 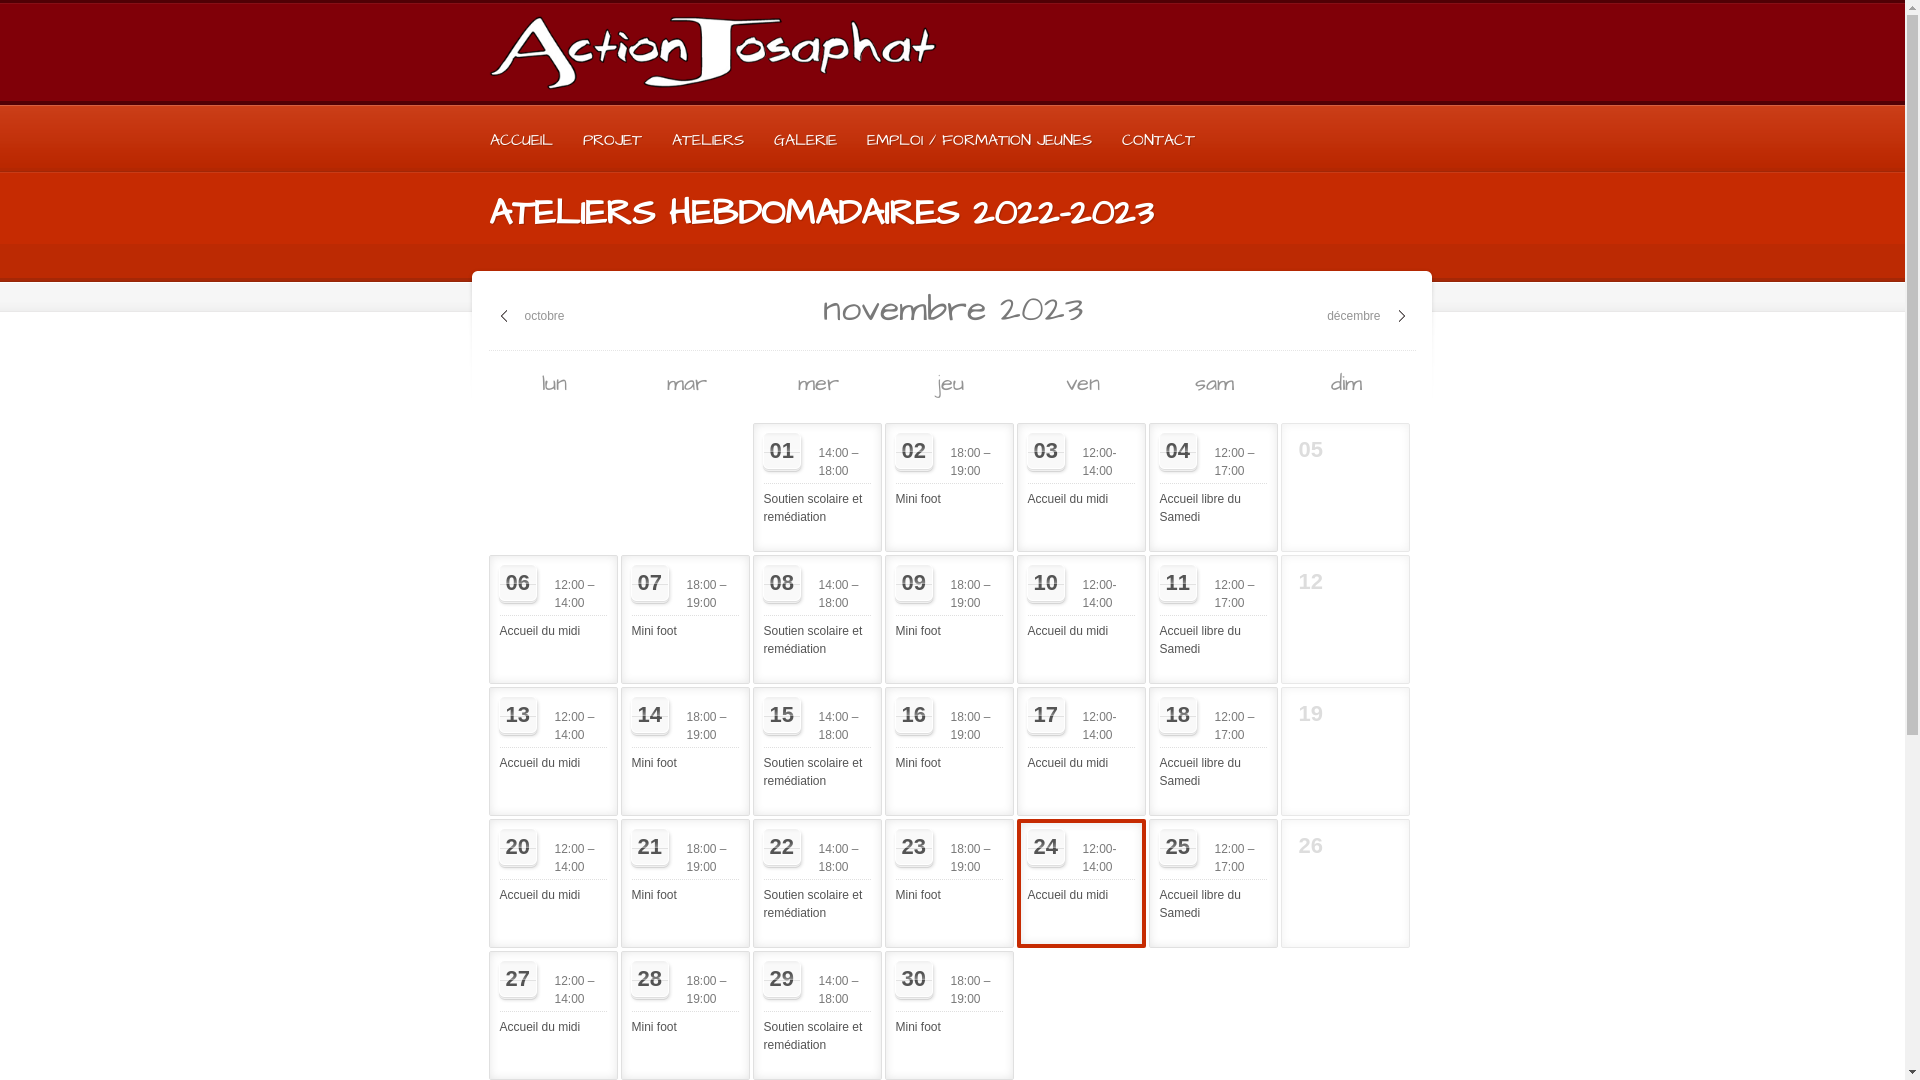 What do you see at coordinates (757, 138) in the screenshot?
I see `'GALERIE'` at bounding box center [757, 138].